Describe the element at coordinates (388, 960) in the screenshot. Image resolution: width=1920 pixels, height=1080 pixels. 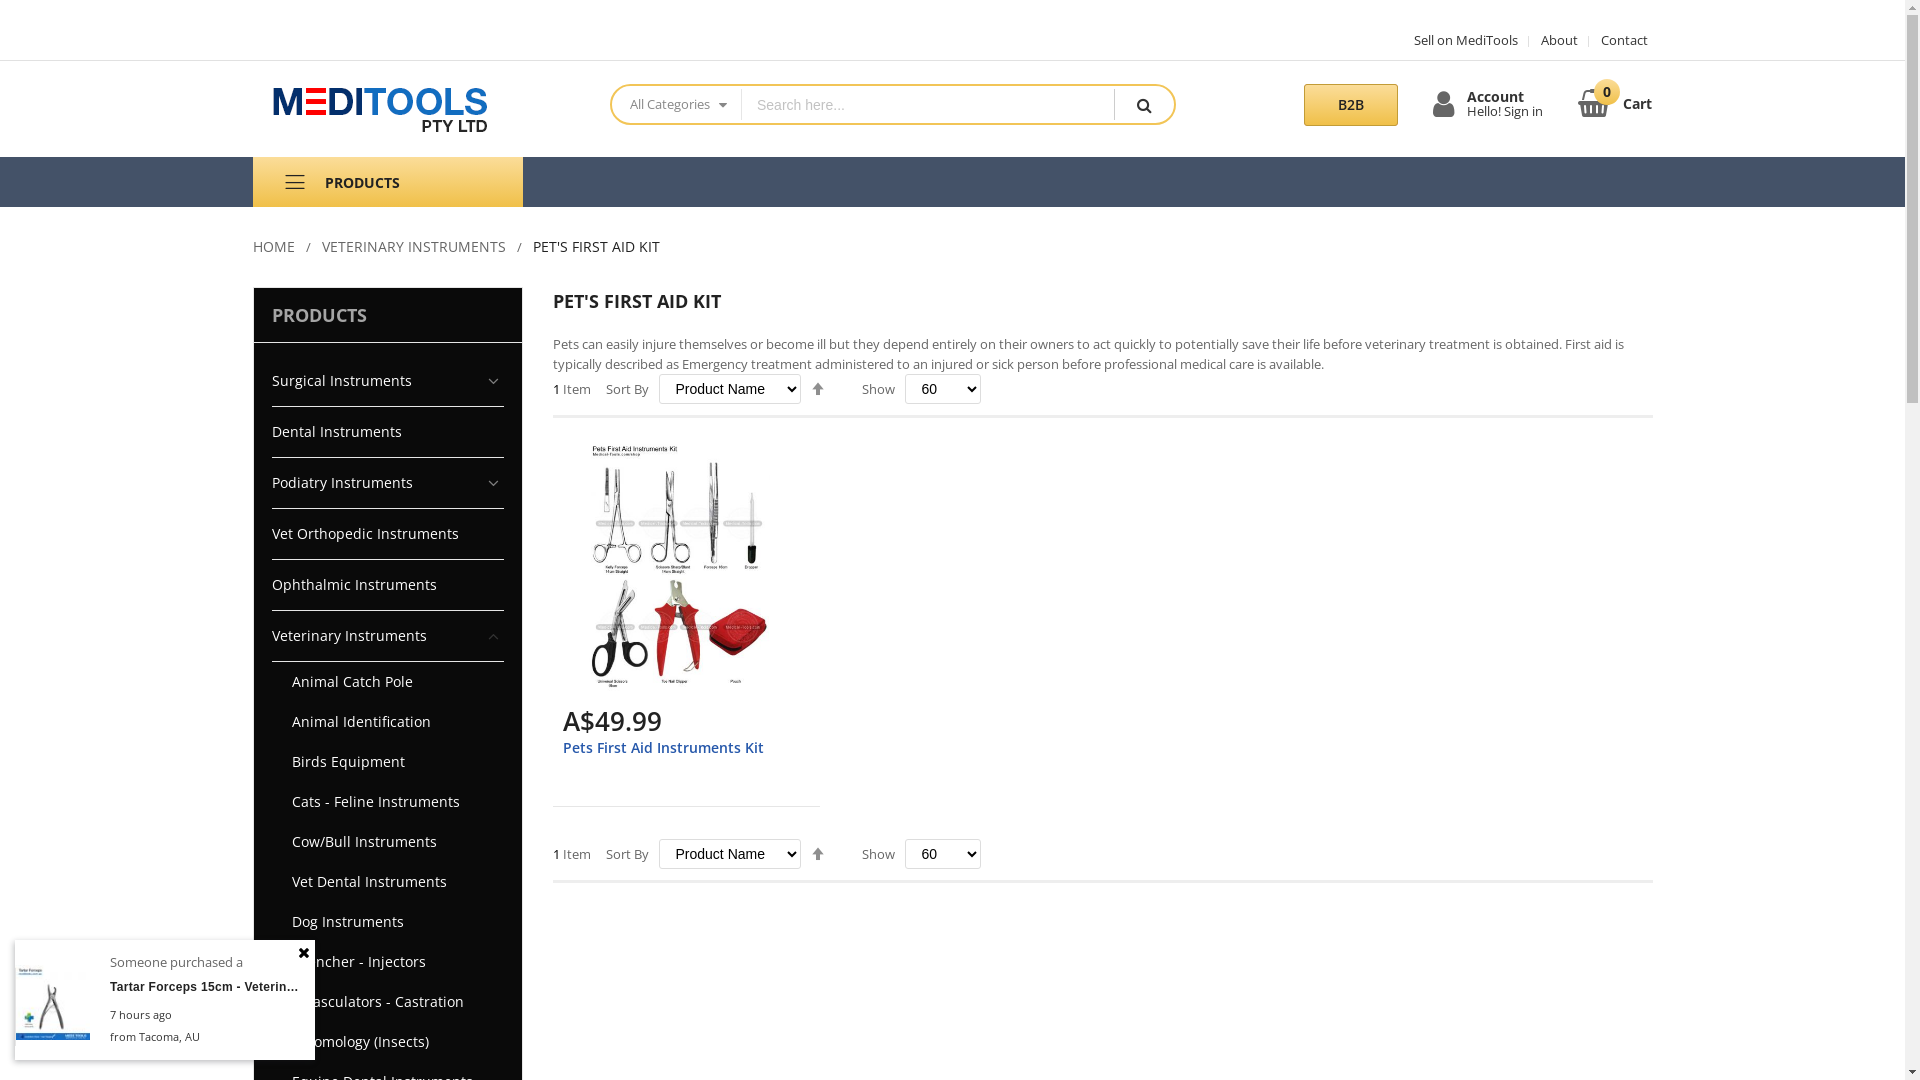
I see `'Drencher - Injectors'` at that location.